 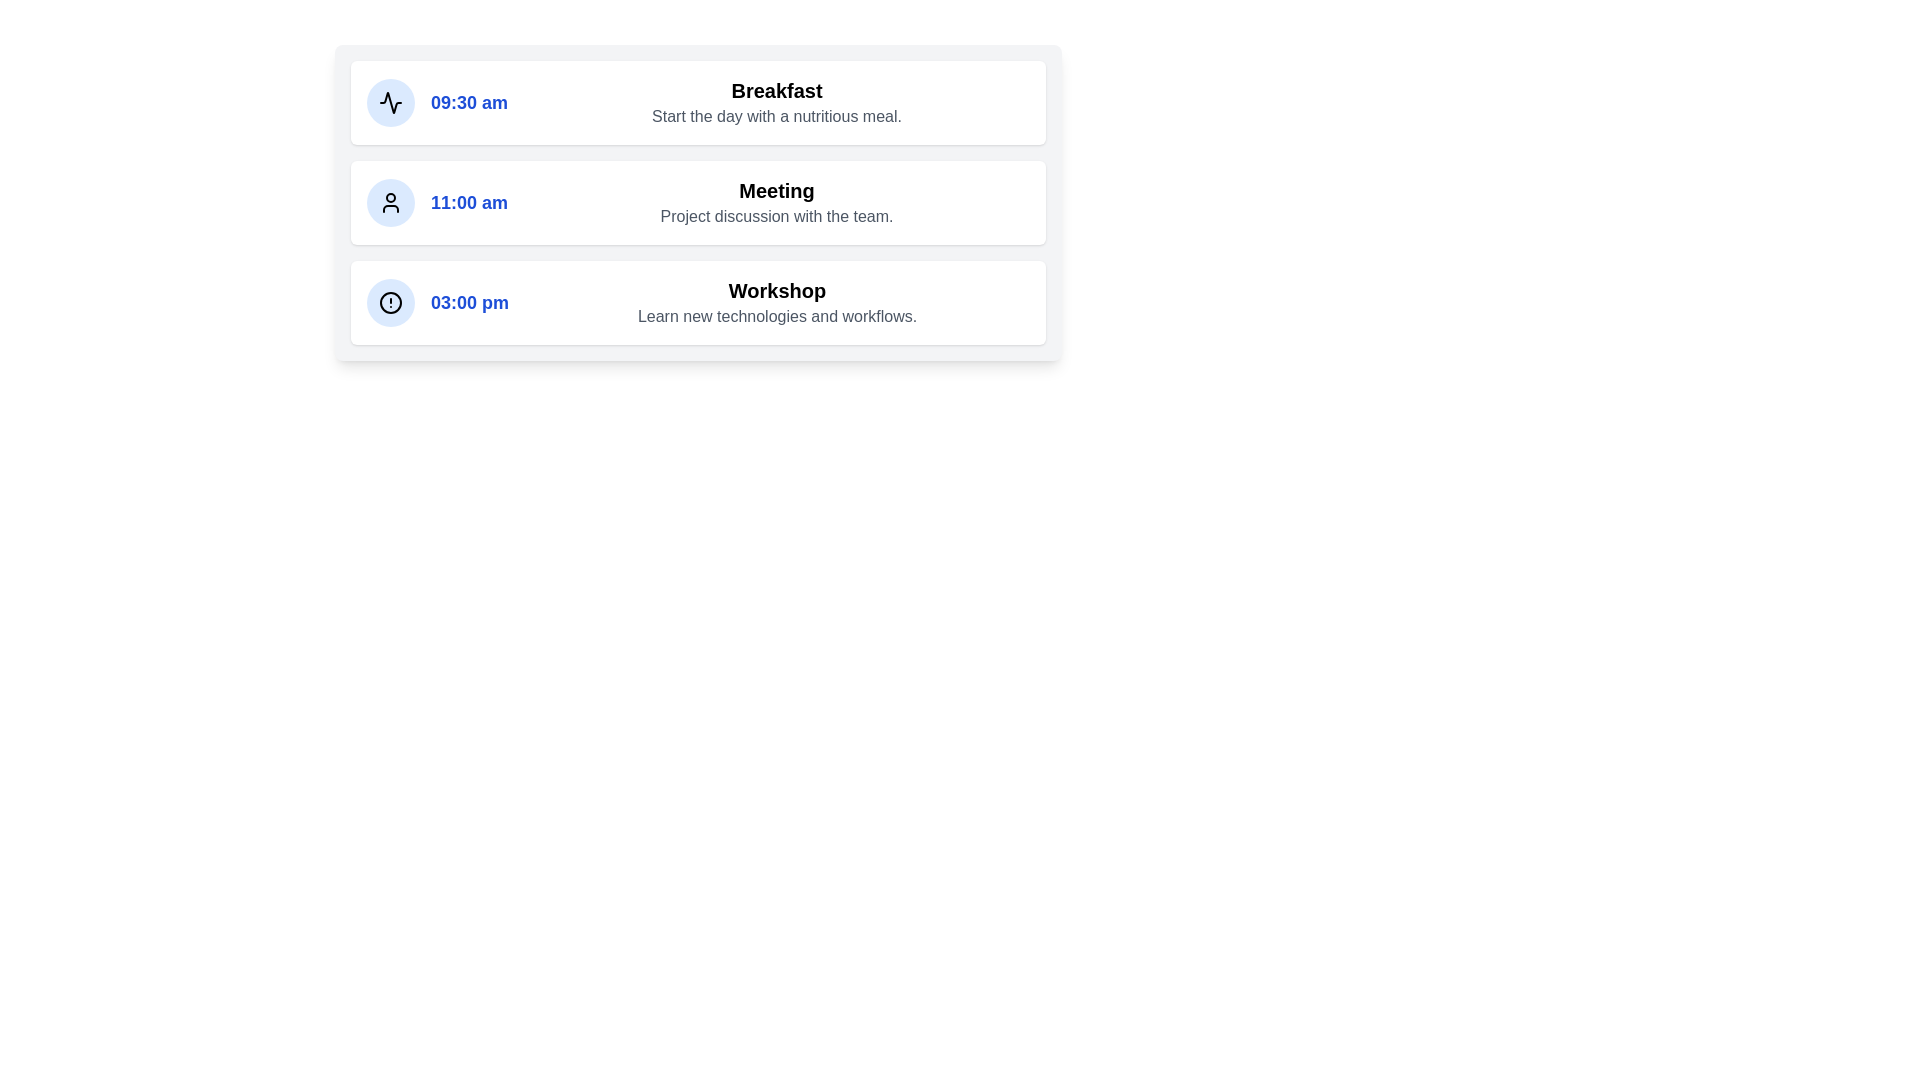 I want to click on details of the event titled 'Workshop' scheduled for 3:00 pm, which is the third item in the list, featuring a blue icon and styled with a white background, so click(x=698, y=303).